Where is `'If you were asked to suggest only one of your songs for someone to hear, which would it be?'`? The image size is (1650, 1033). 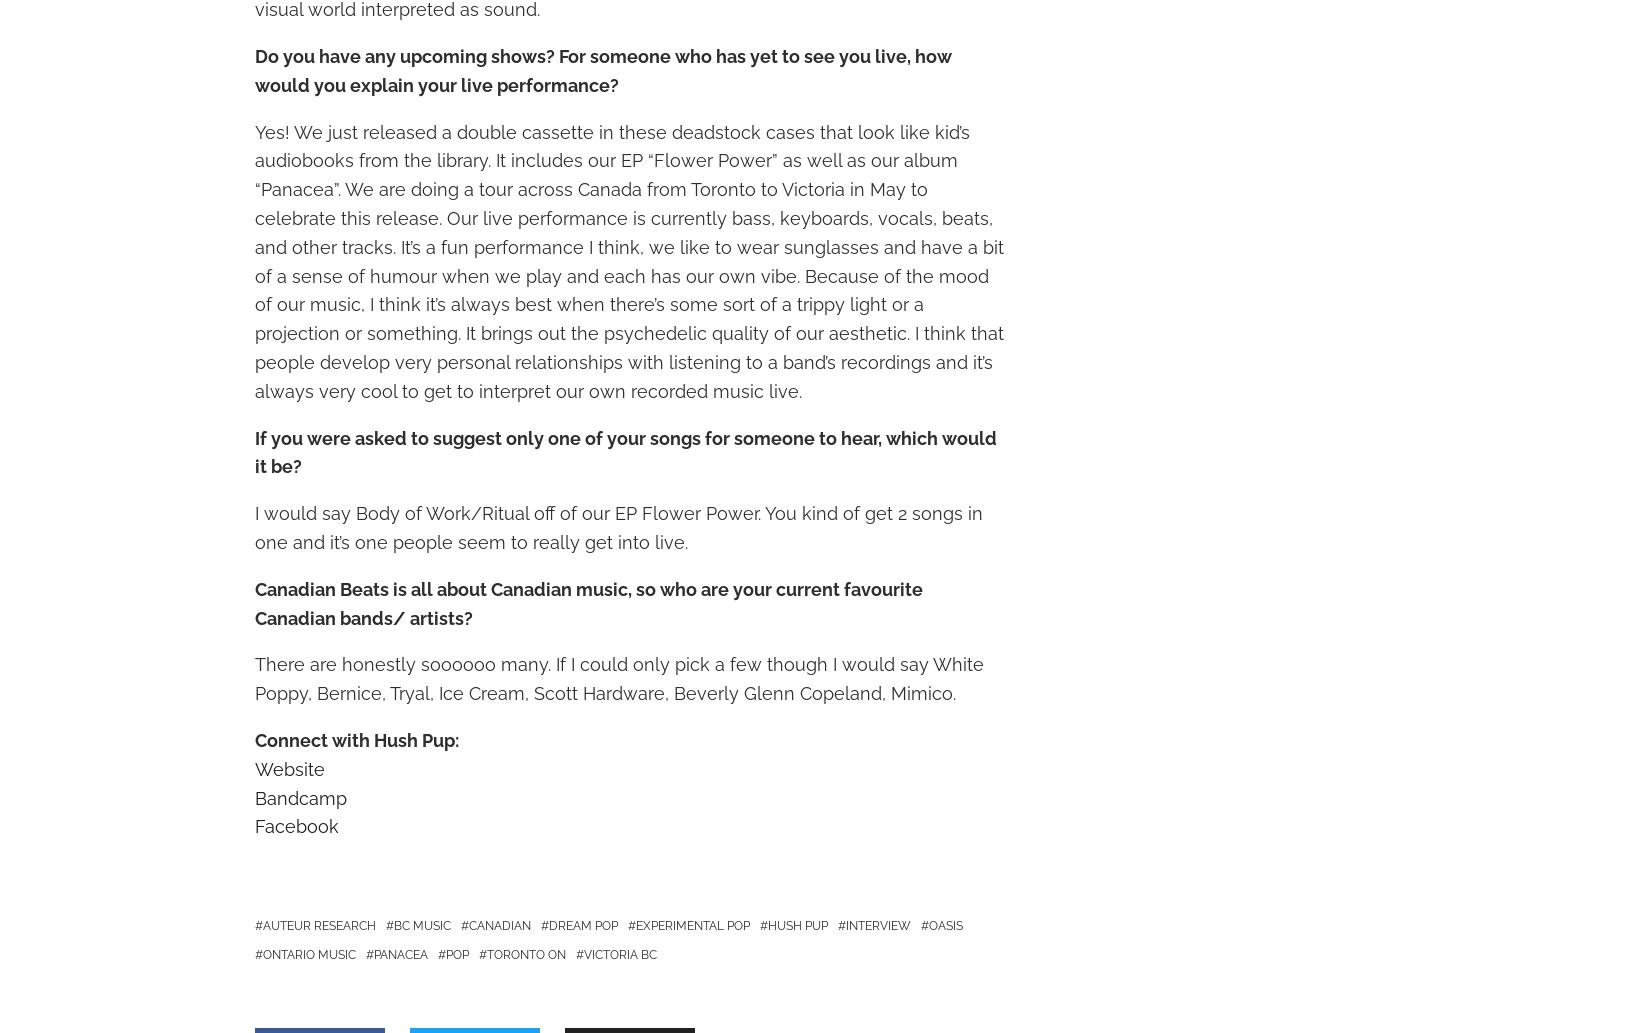
'If you were asked to suggest only one of your songs for someone to hear, which would it be?' is located at coordinates (254, 452).